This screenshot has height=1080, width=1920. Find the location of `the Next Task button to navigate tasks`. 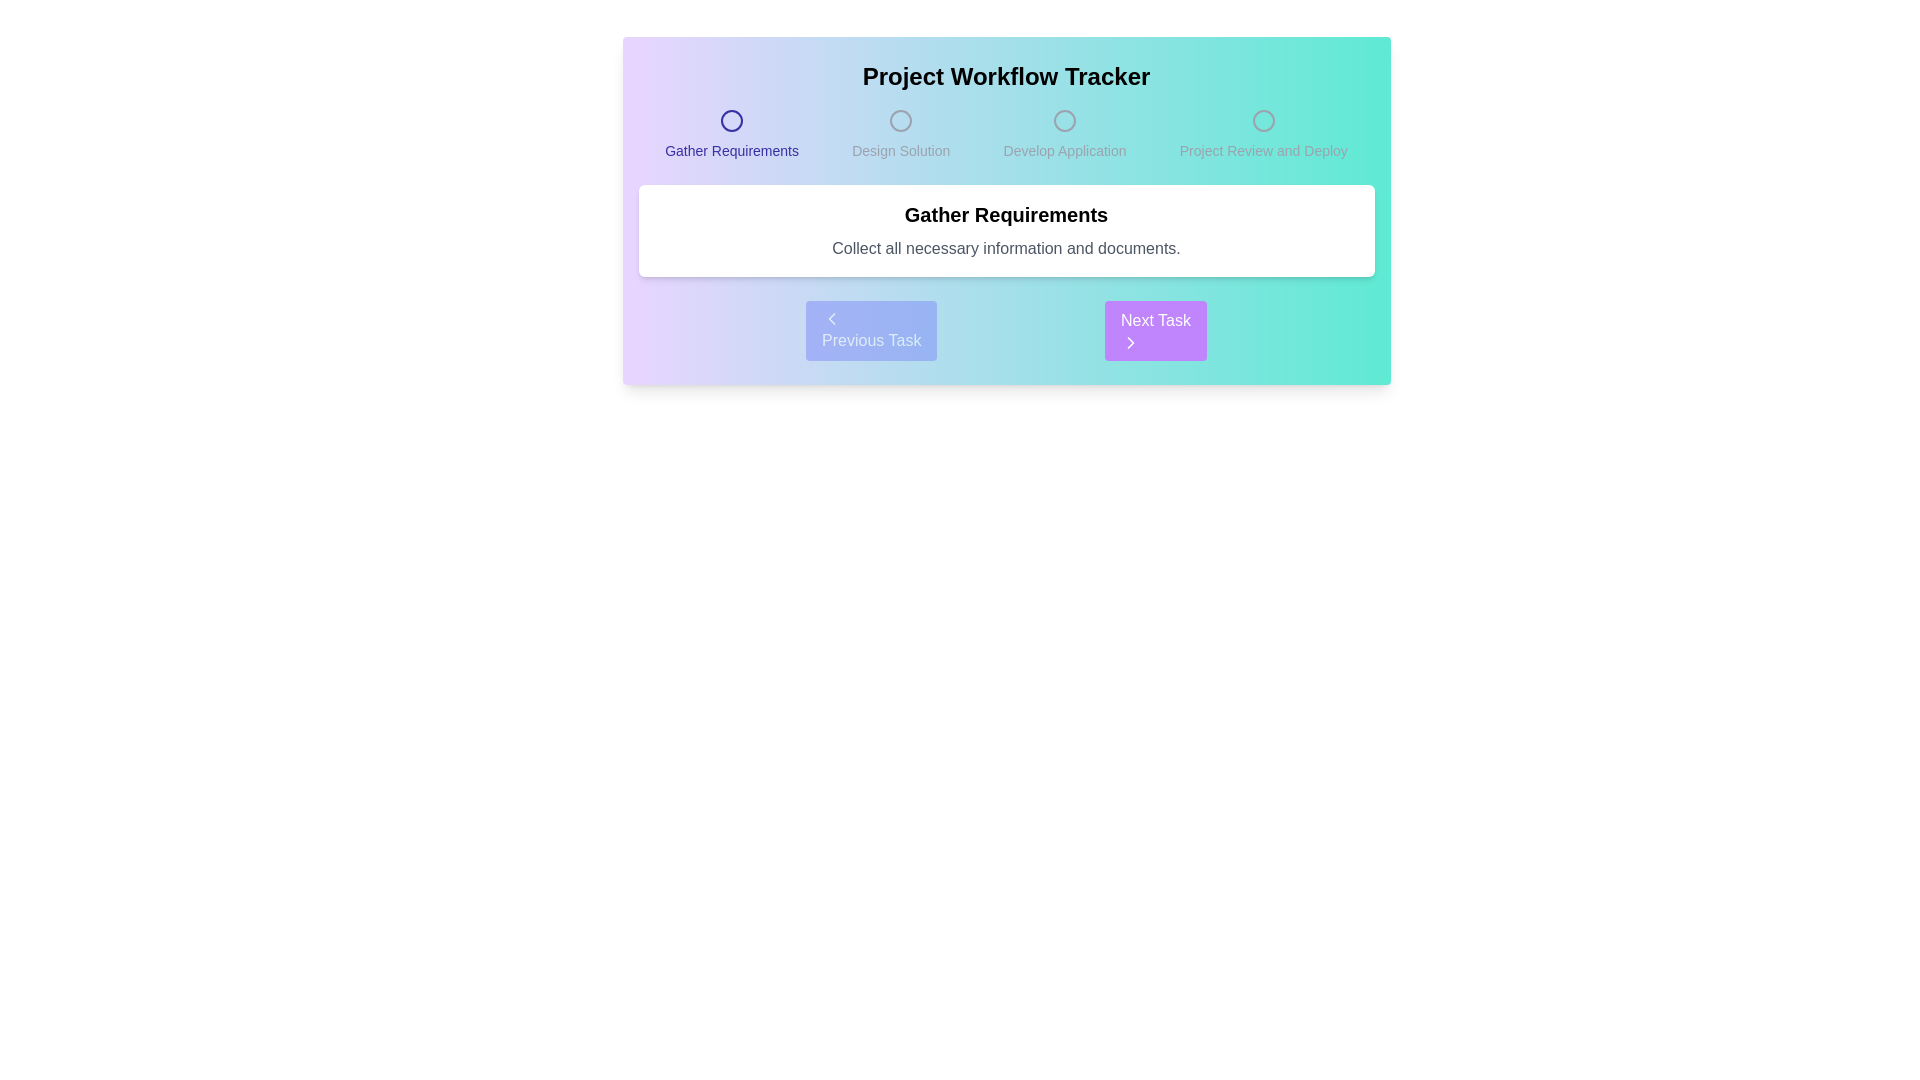

the Next Task button to navigate tasks is located at coordinates (1156, 330).